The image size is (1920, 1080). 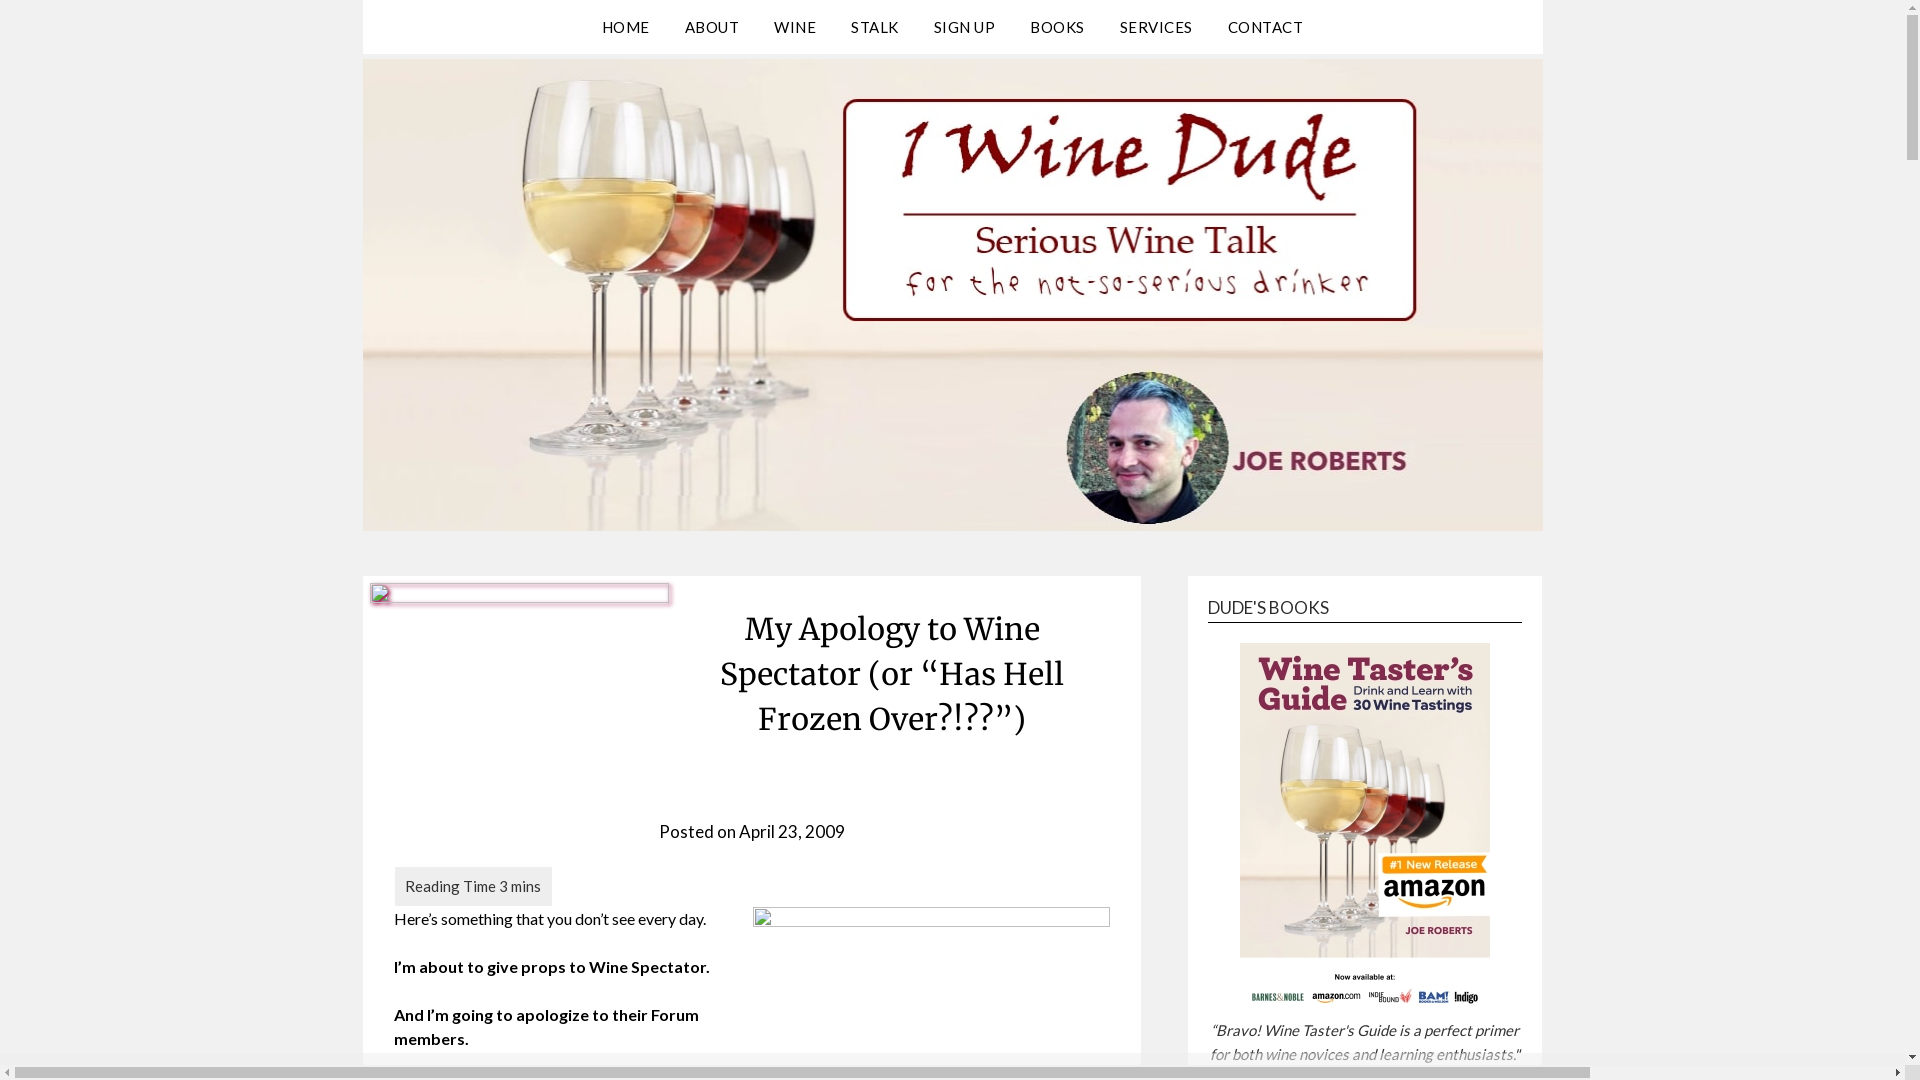 I want to click on 'SERVICES', so click(x=1156, y=27).